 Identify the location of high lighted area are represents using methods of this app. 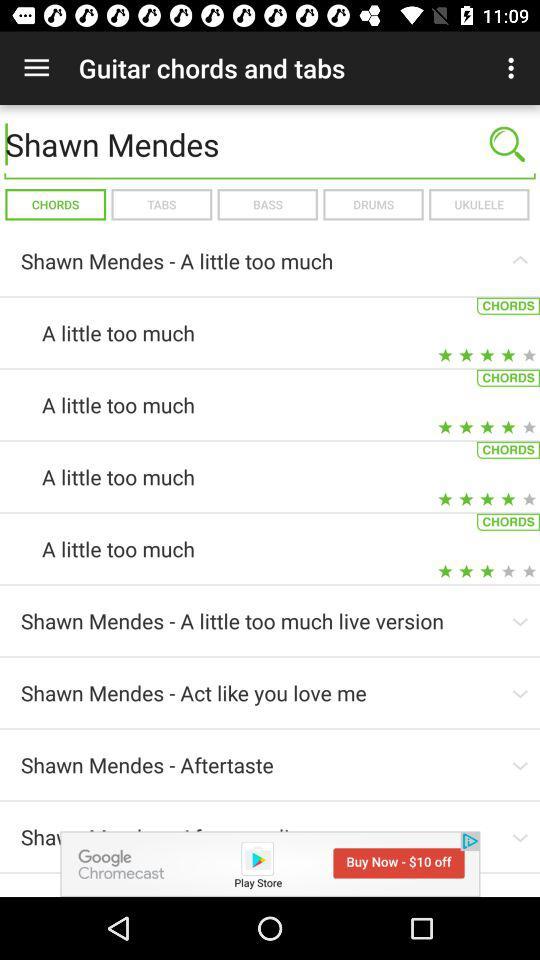
(270, 863).